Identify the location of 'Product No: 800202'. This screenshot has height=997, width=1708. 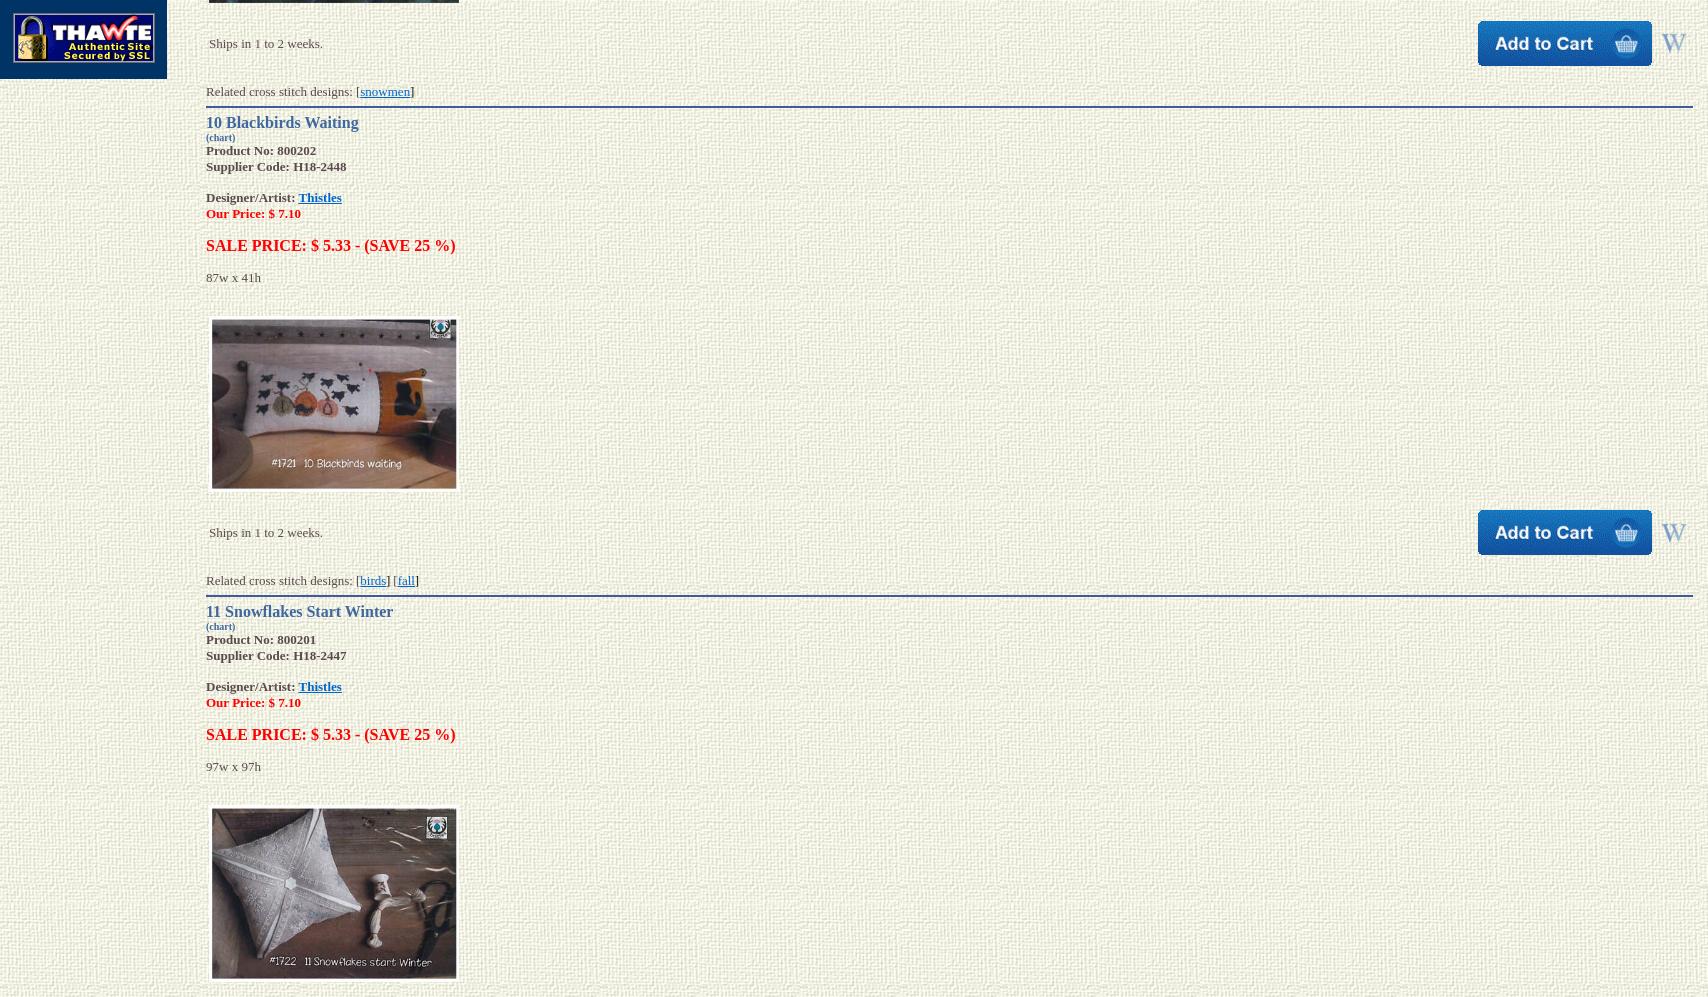
(260, 148).